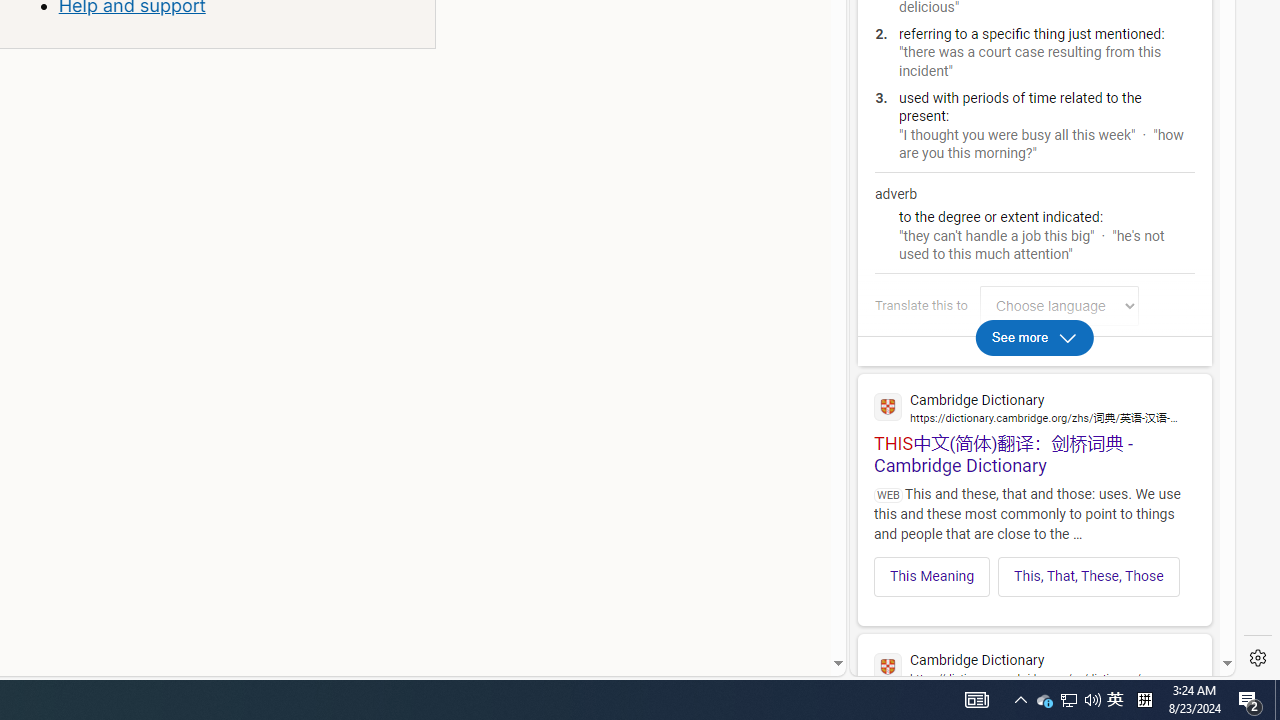  What do you see at coordinates (1063, 305) in the screenshot?
I see `'Link for logging'` at bounding box center [1063, 305].